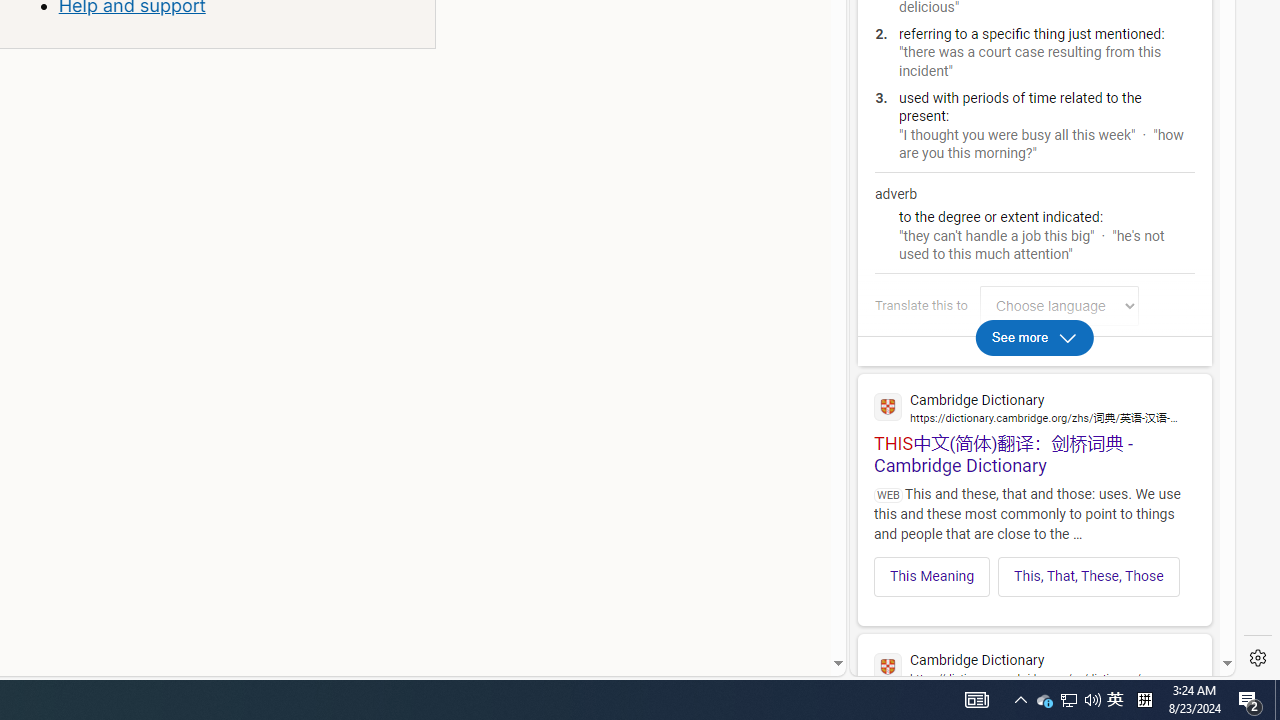  What do you see at coordinates (1063, 305) in the screenshot?
I see `'Link for logging'` at bounding box center [1063, 305].